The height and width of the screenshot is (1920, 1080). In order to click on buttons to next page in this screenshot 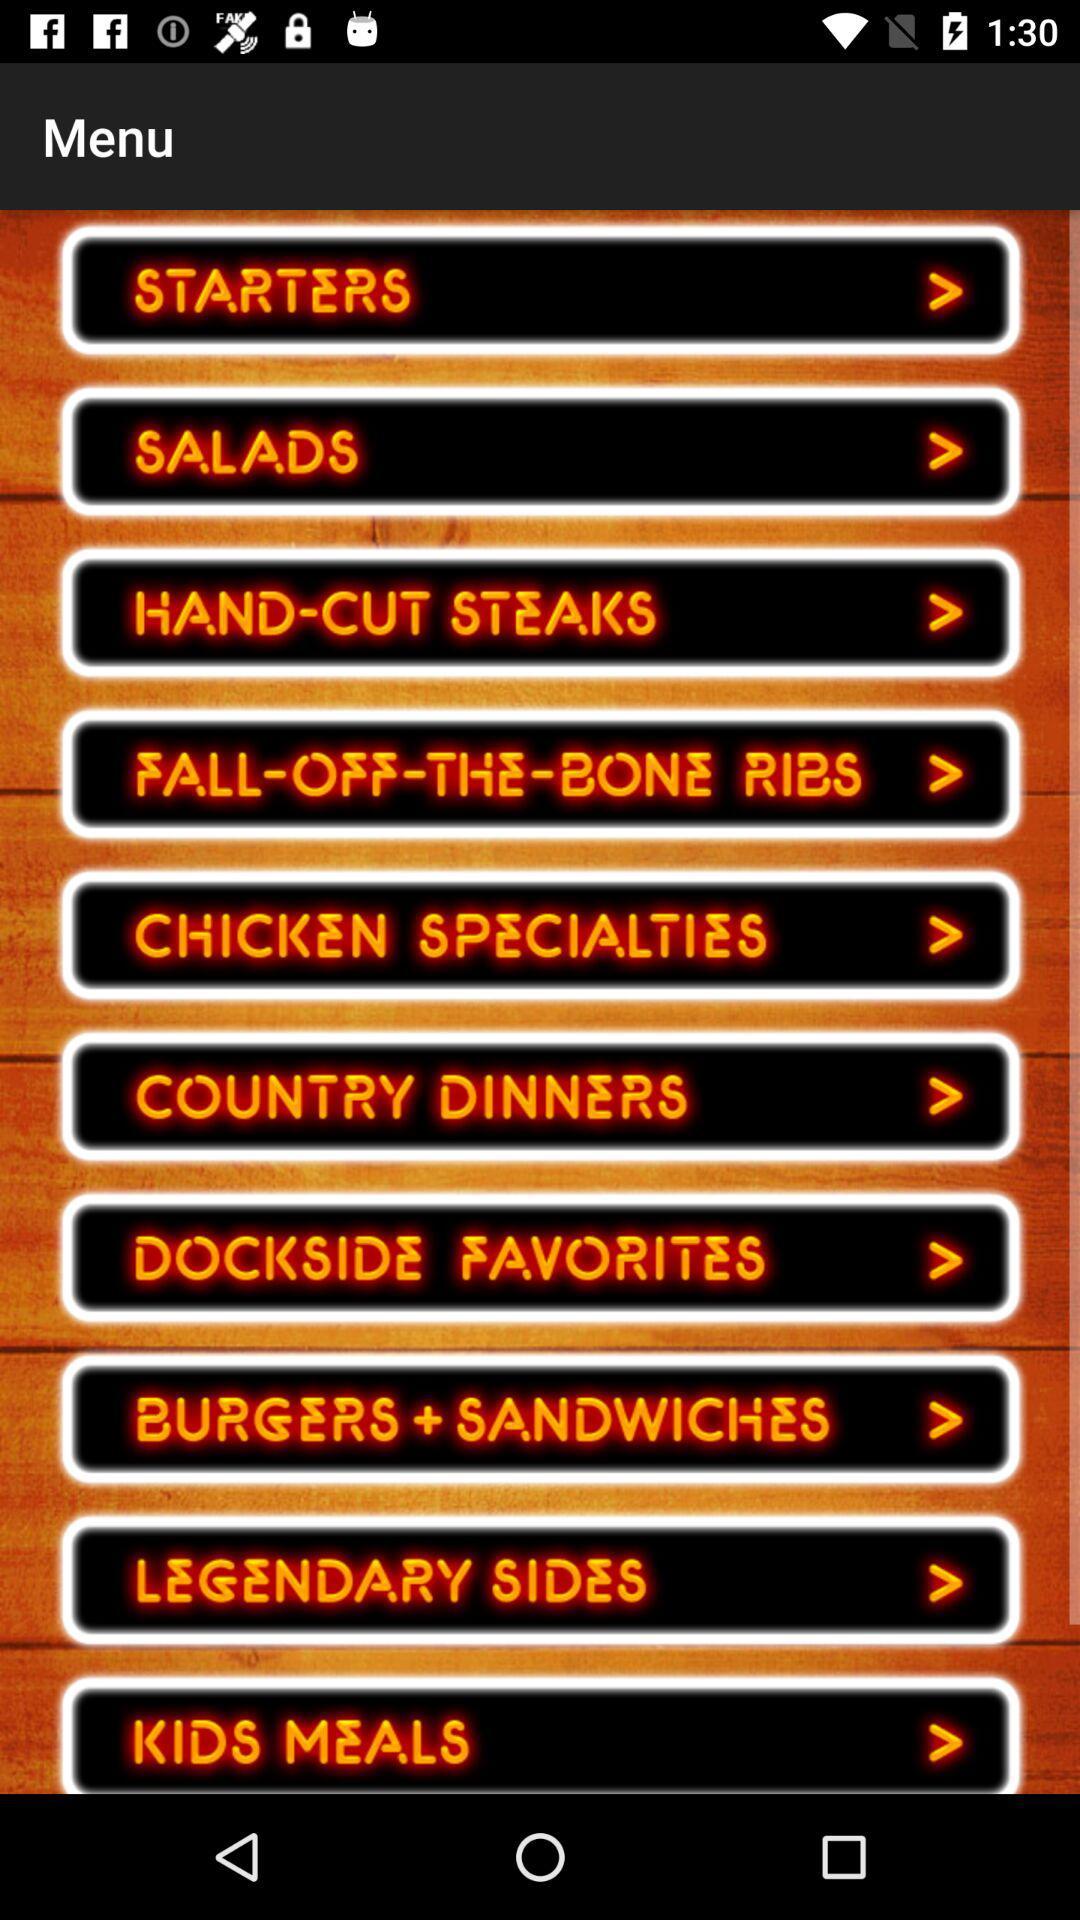, I will do `click(540, 773)`.